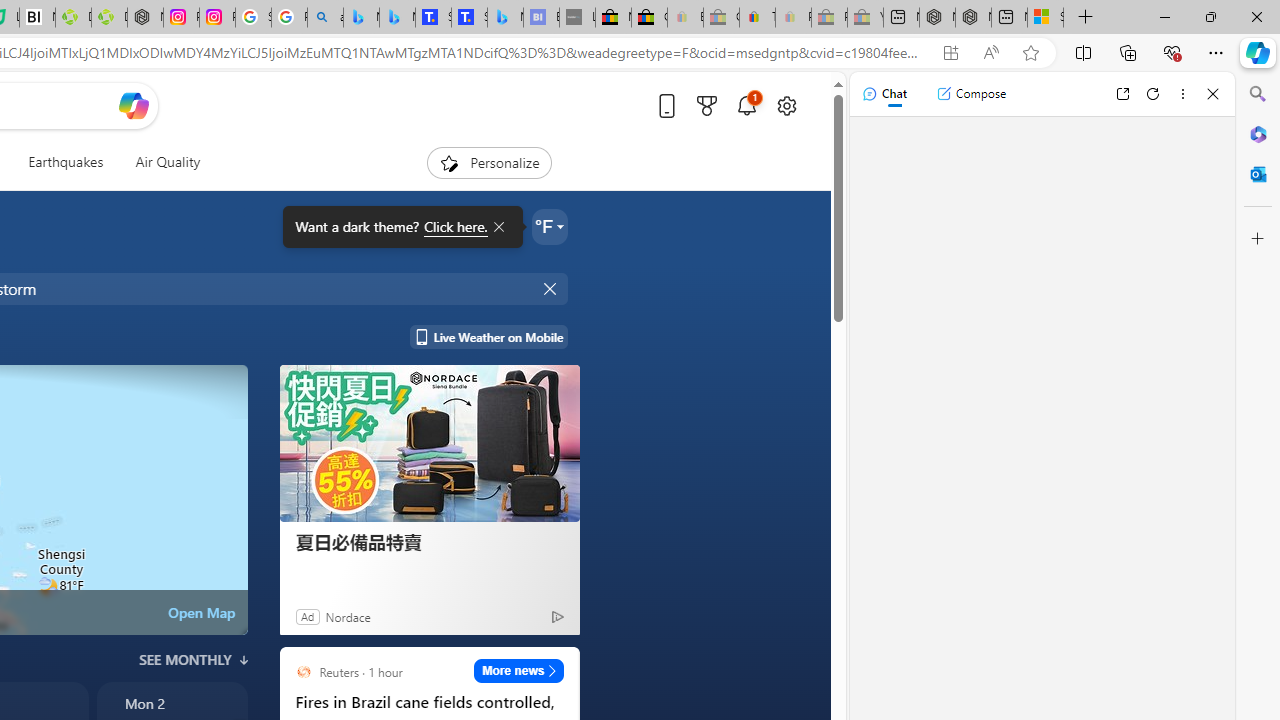 Image resolution: width=1280 pixels, height=720 pixels. What do you see at coordinates (497, 226) in the screenshot?
I see `'Class: BubbleMessageCloseIcon-DS-EntryPoint1-1'` at bounding box center [497, 226].